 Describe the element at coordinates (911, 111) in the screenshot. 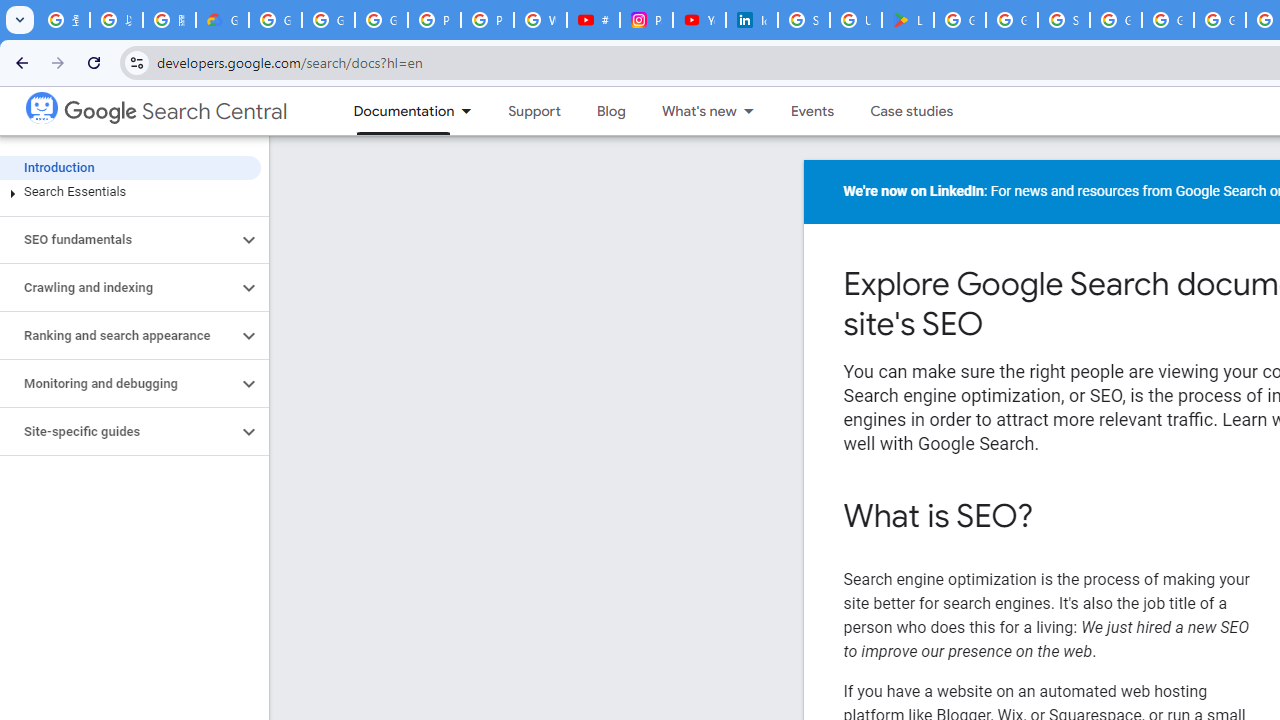

I see `'Case studies'` at that location.